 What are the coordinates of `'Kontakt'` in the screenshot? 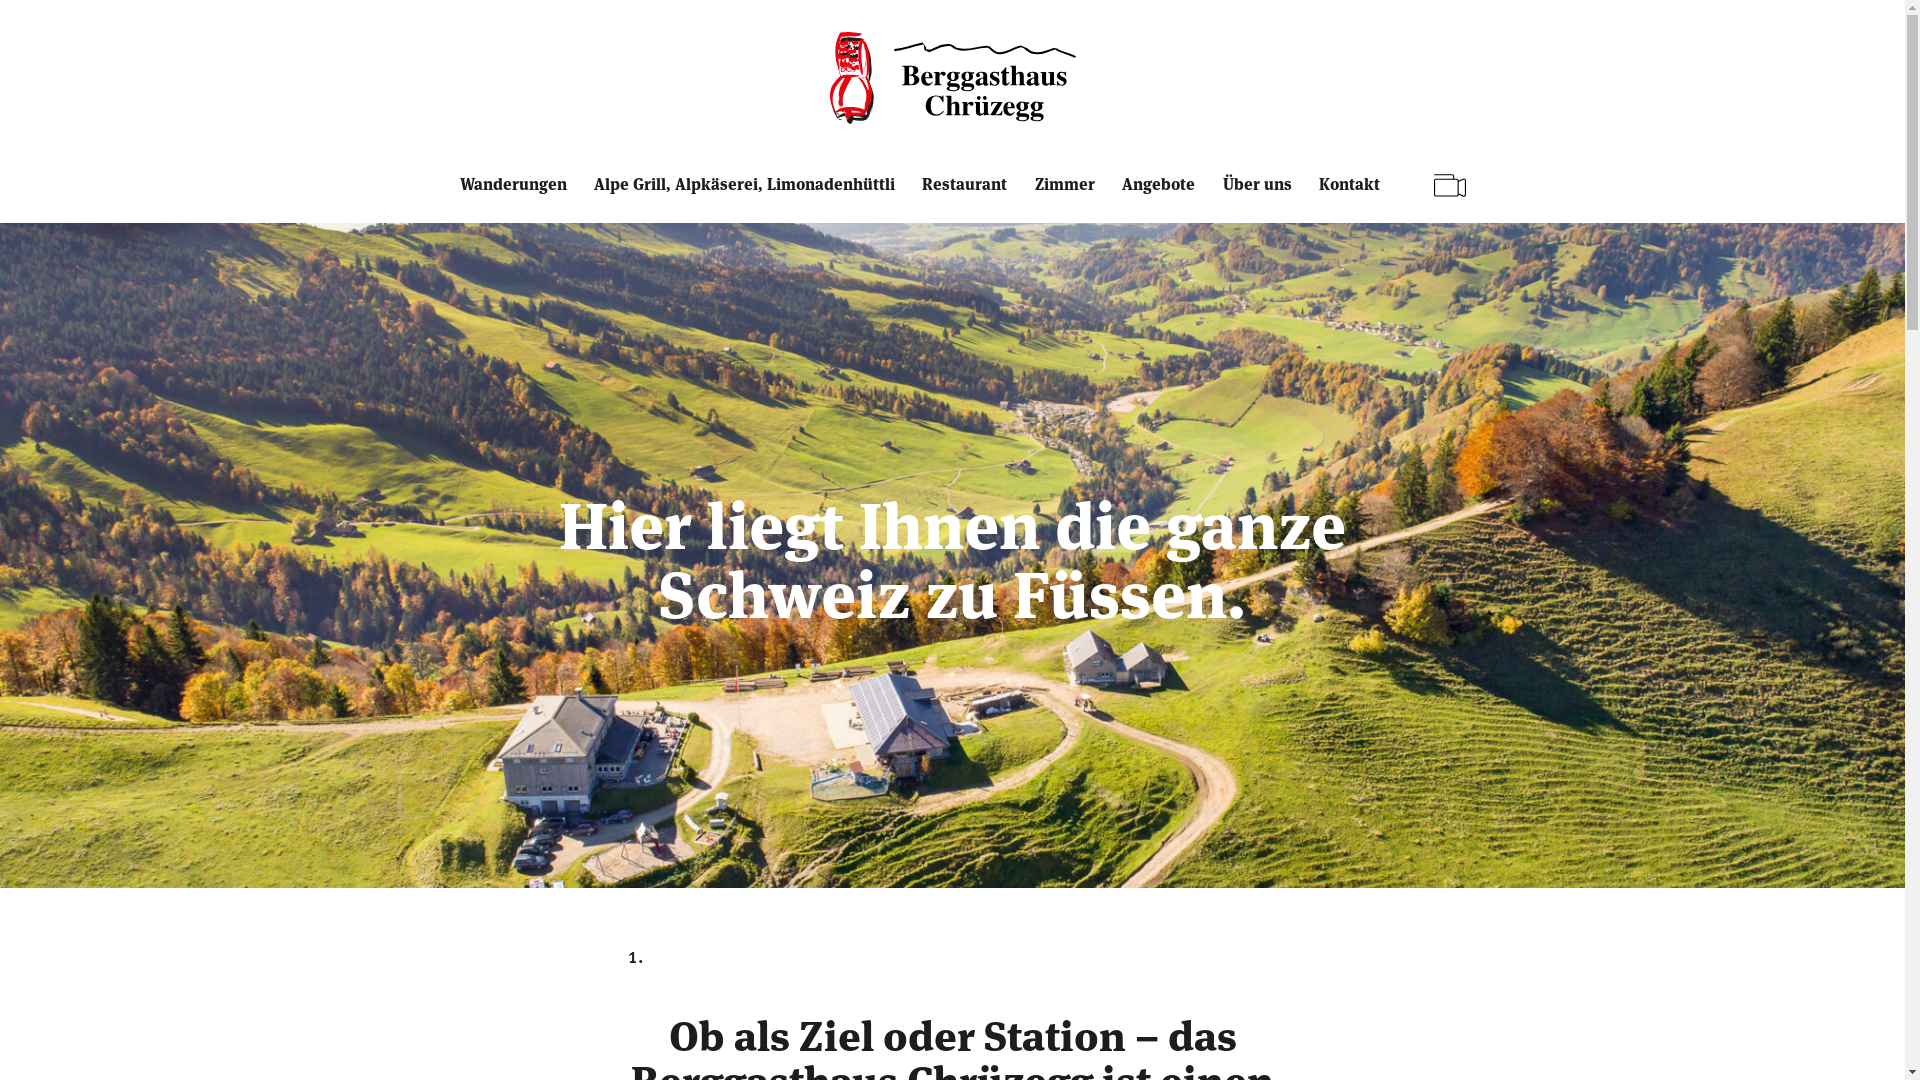 It's located at (1353, 198).